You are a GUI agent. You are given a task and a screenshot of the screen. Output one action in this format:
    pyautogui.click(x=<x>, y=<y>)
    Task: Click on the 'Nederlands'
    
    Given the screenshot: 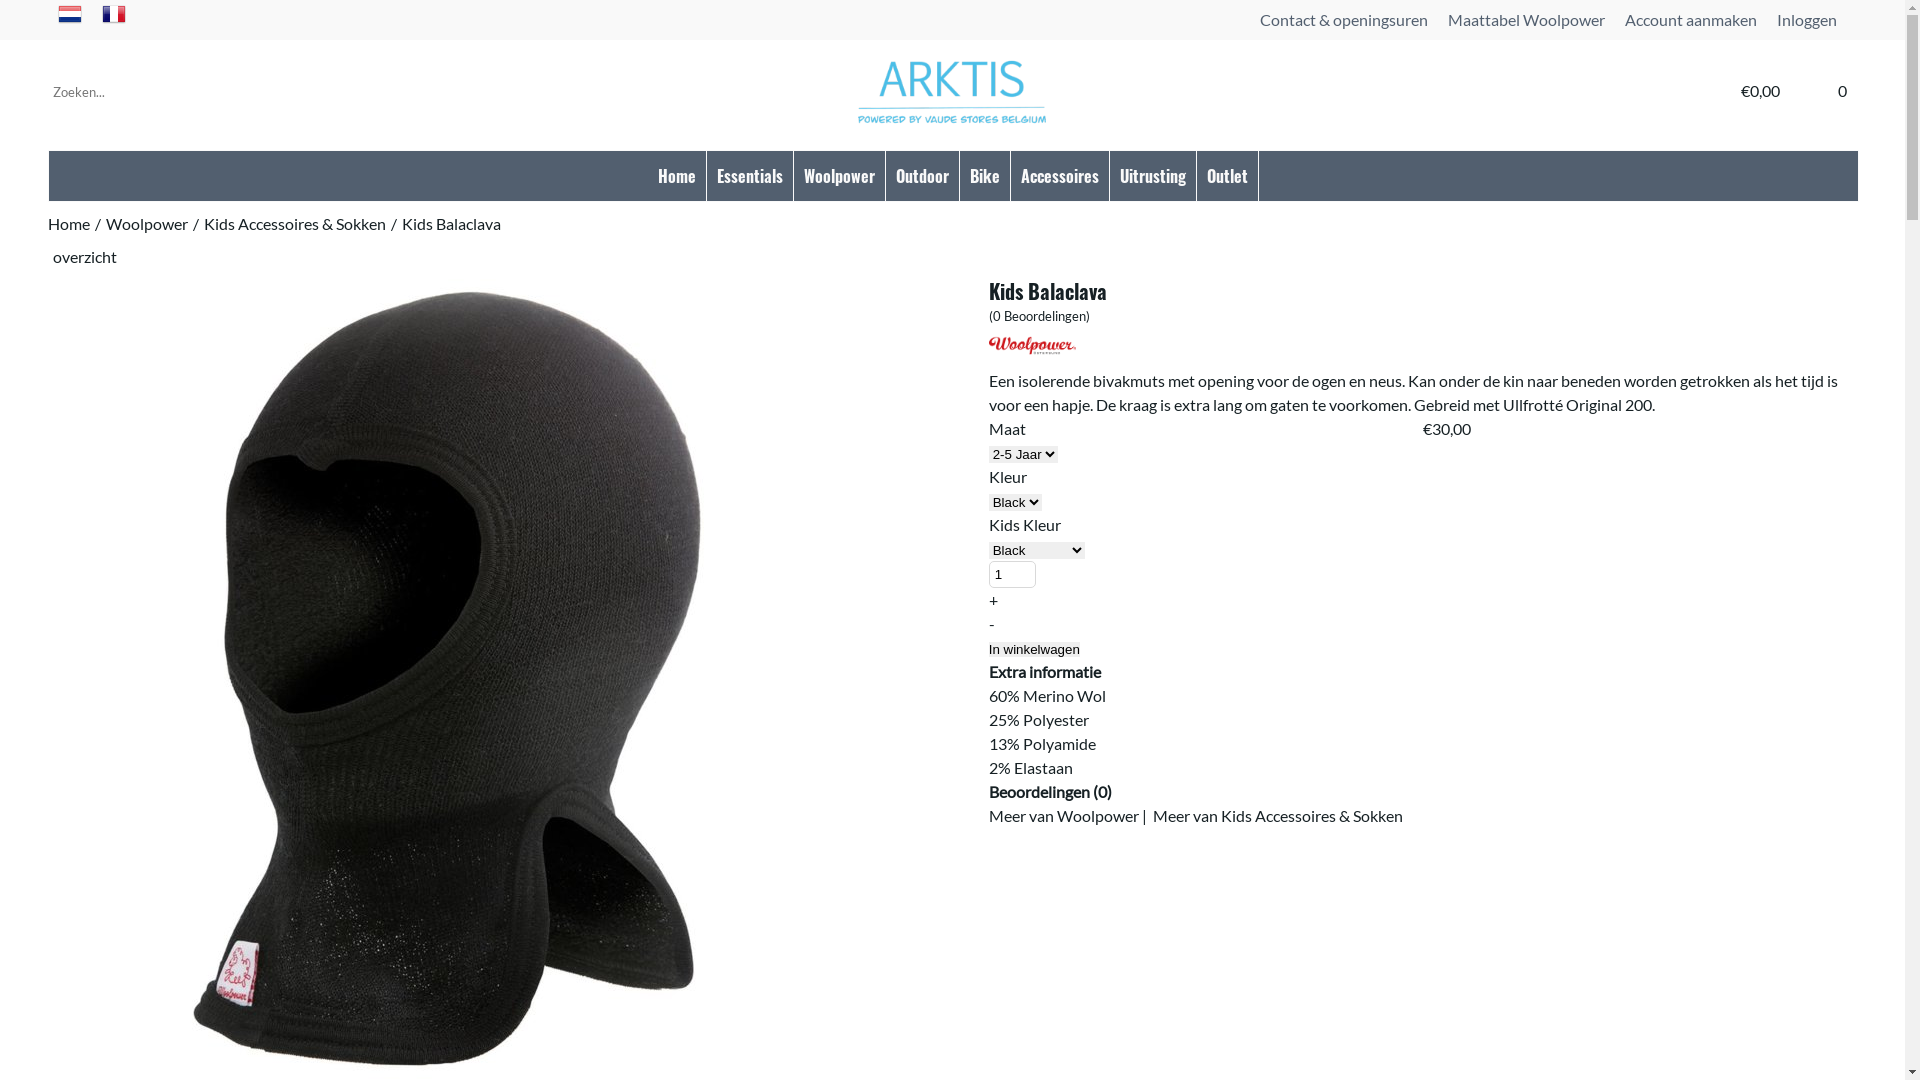 What is the action you would take?
    pyautogui.click(x=70, y=19)
    